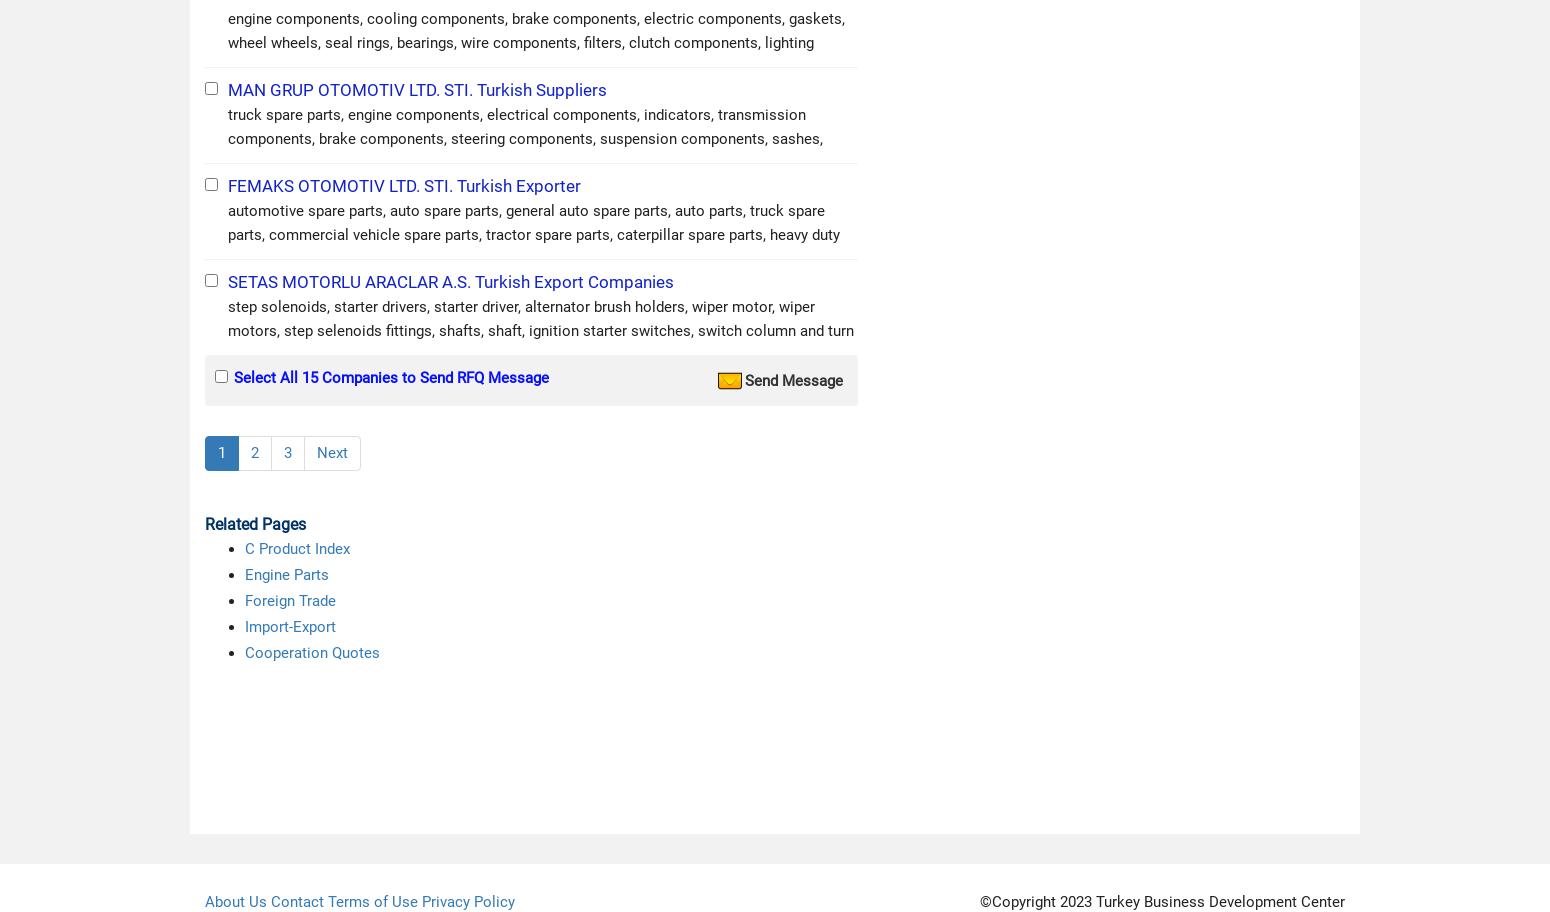 This screenshot has width=1550, height=912. What do you see at coordinates (417, 89) in the screenshot?
I see `'MAN GRUP OTOMOTIV LTD. STI. Turkish Suppliers'` at bounding box center [417, 89].